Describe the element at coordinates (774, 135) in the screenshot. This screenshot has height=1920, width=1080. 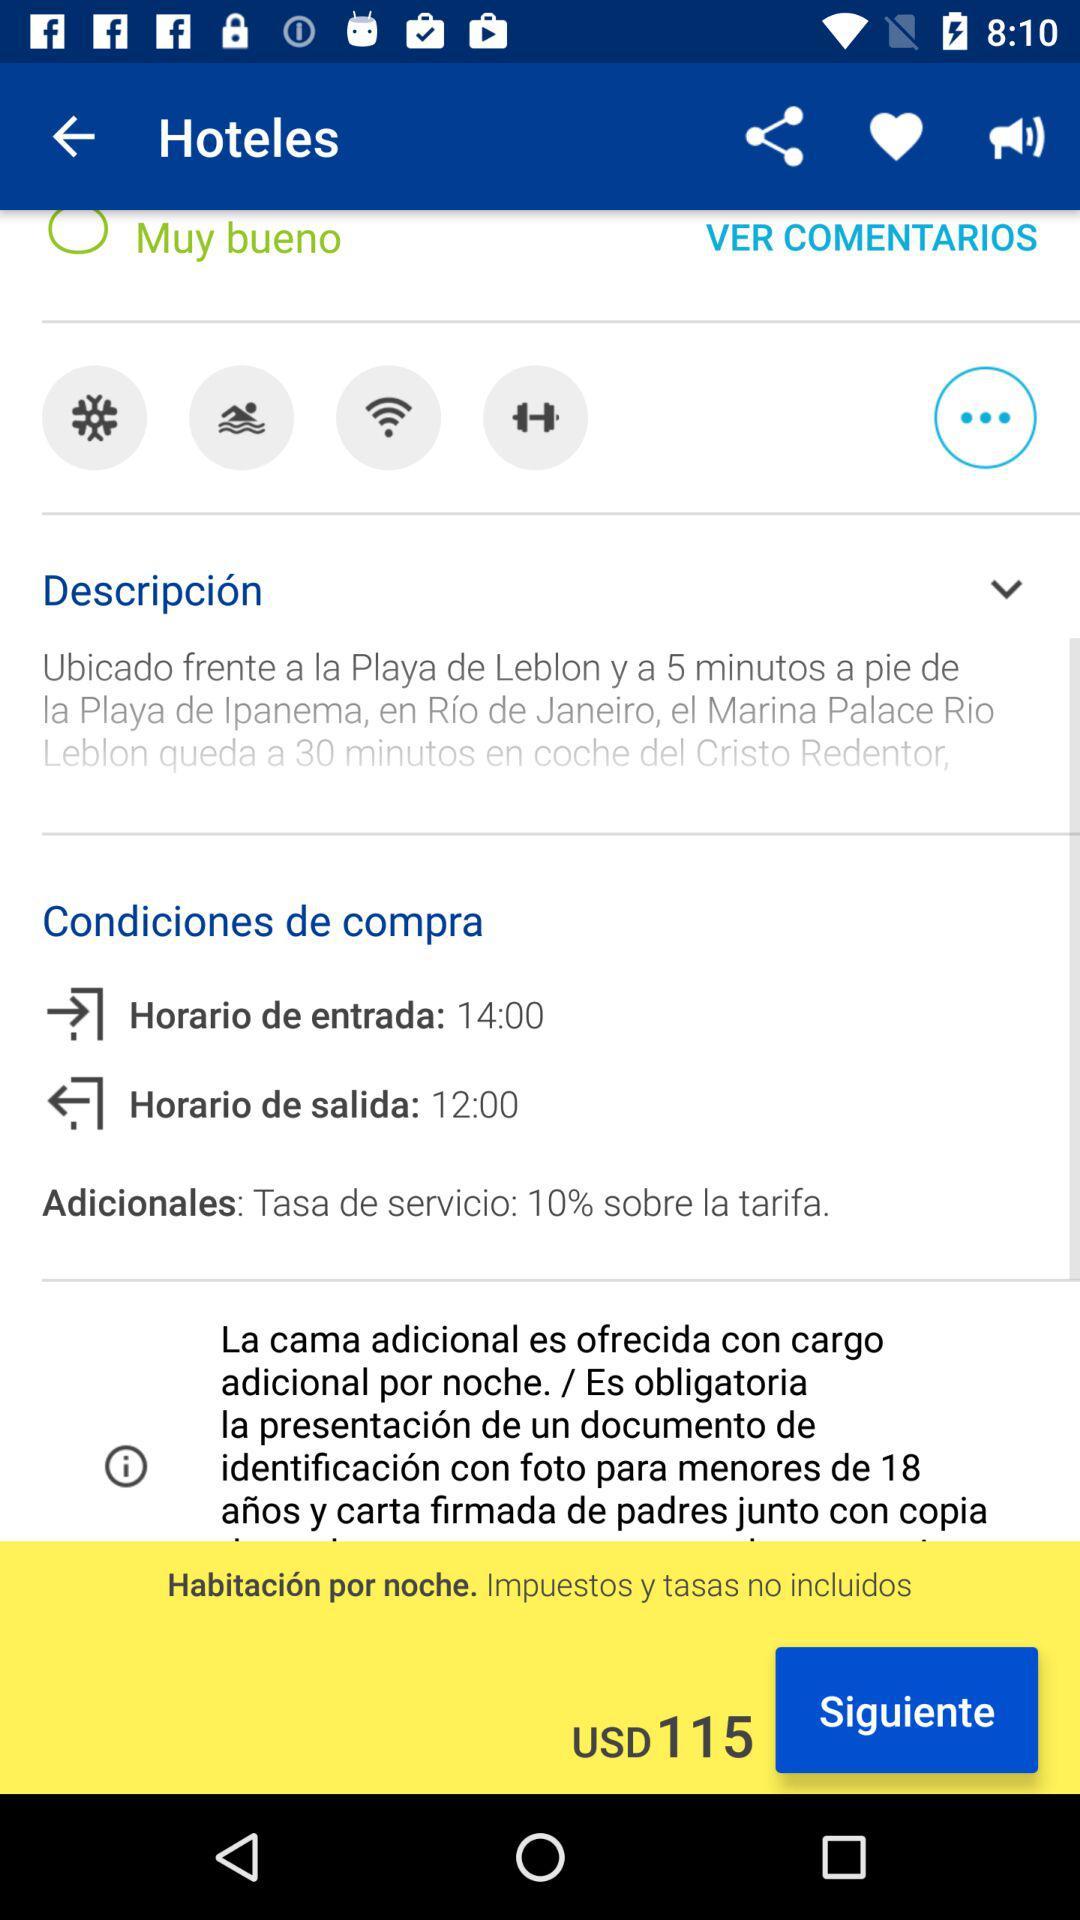
I see `the icon next to the muy bueno` at that location.